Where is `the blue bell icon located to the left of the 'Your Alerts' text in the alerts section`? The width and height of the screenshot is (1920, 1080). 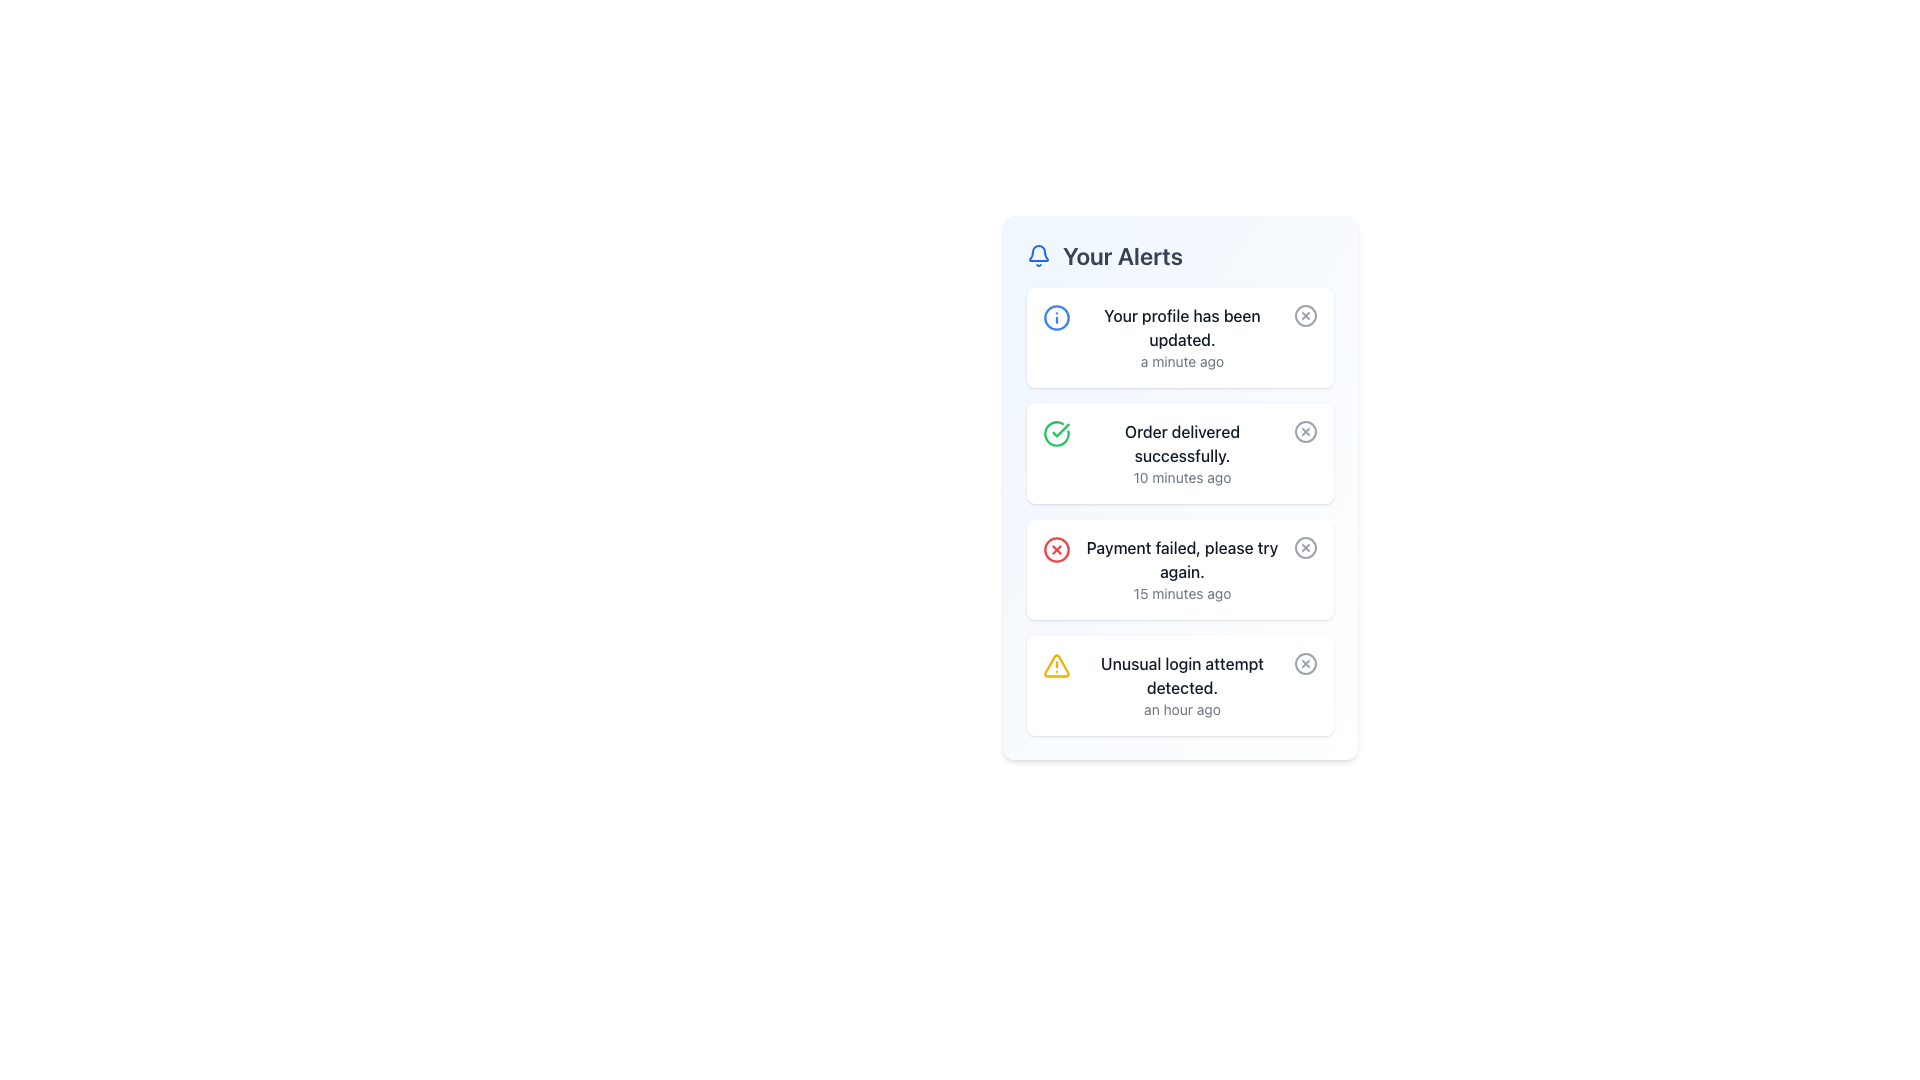
the blue bell icon located to the left of the 'Your Alerts' text in the alerts section is located at coordinates (1038, 254).